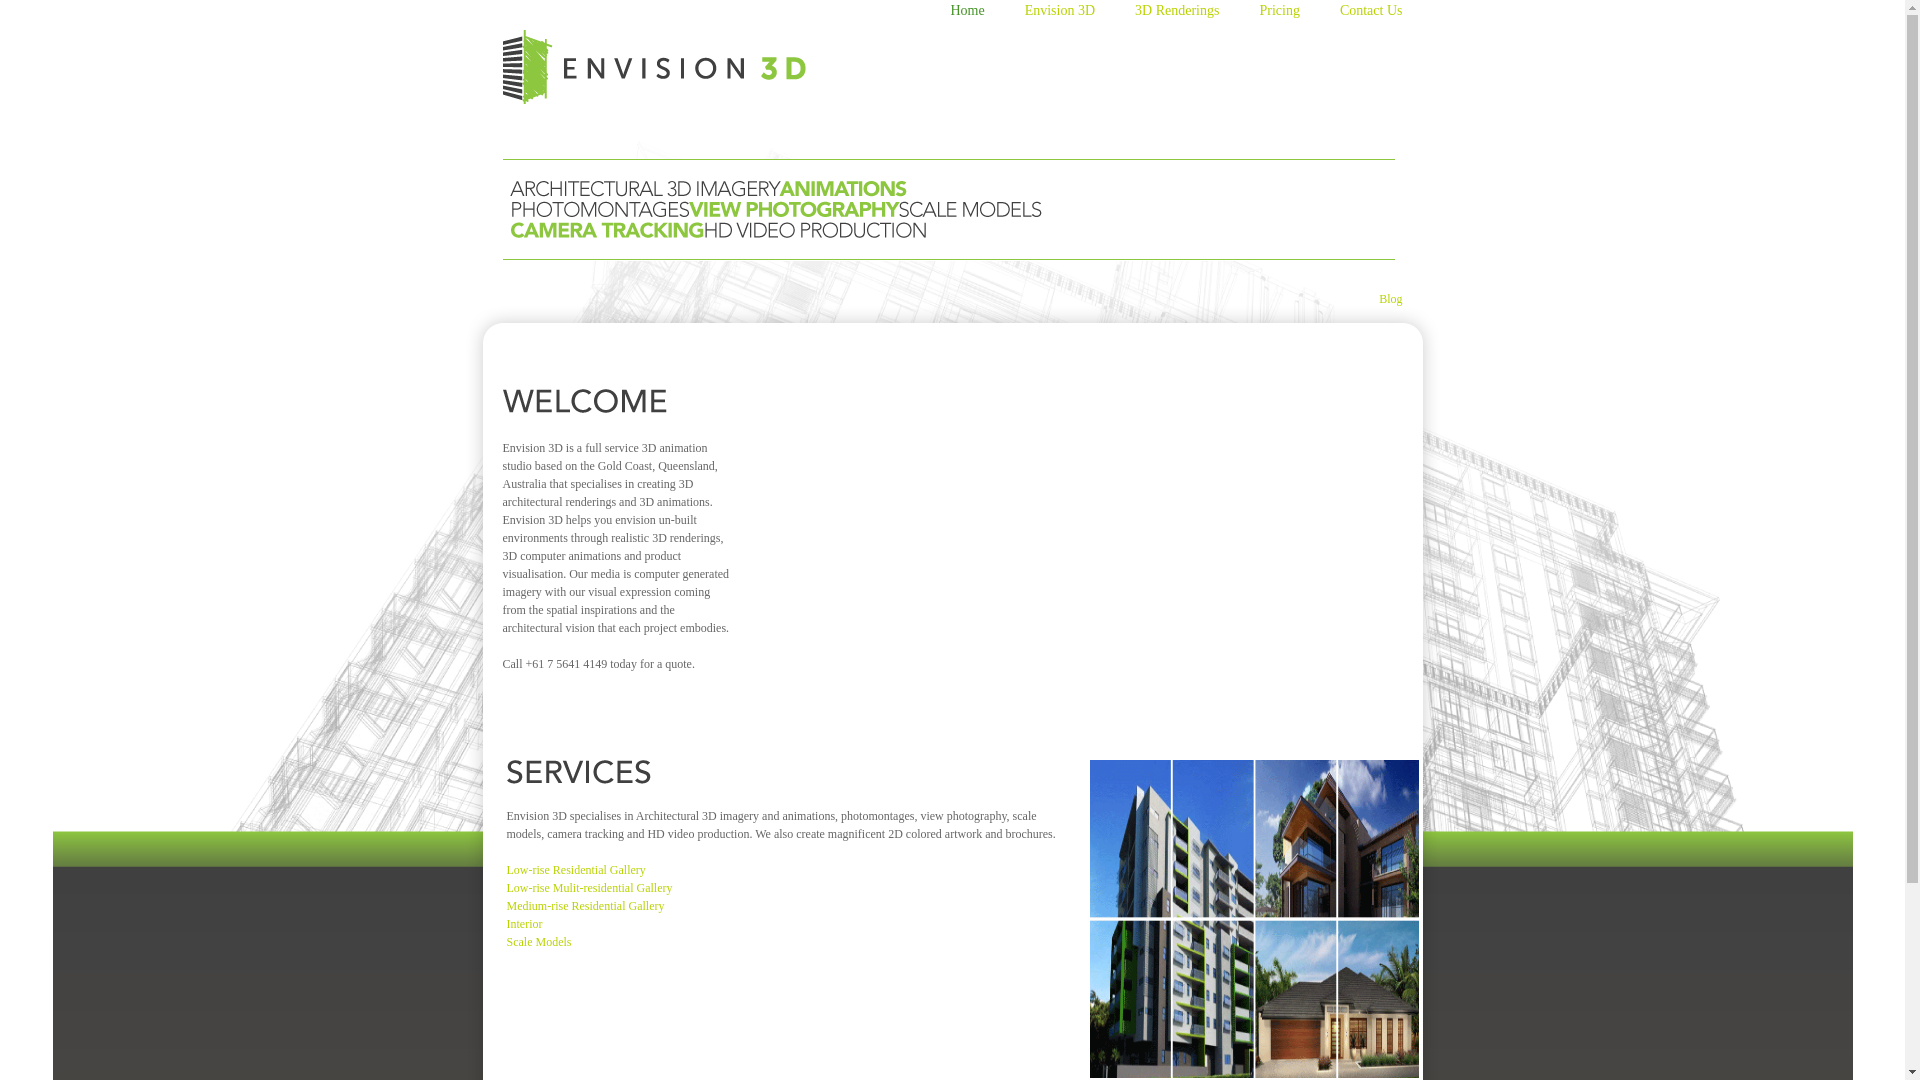  Describe the element at coordinates (1380, 13) in the screenshot. I see `'Contact Us'` at that location.